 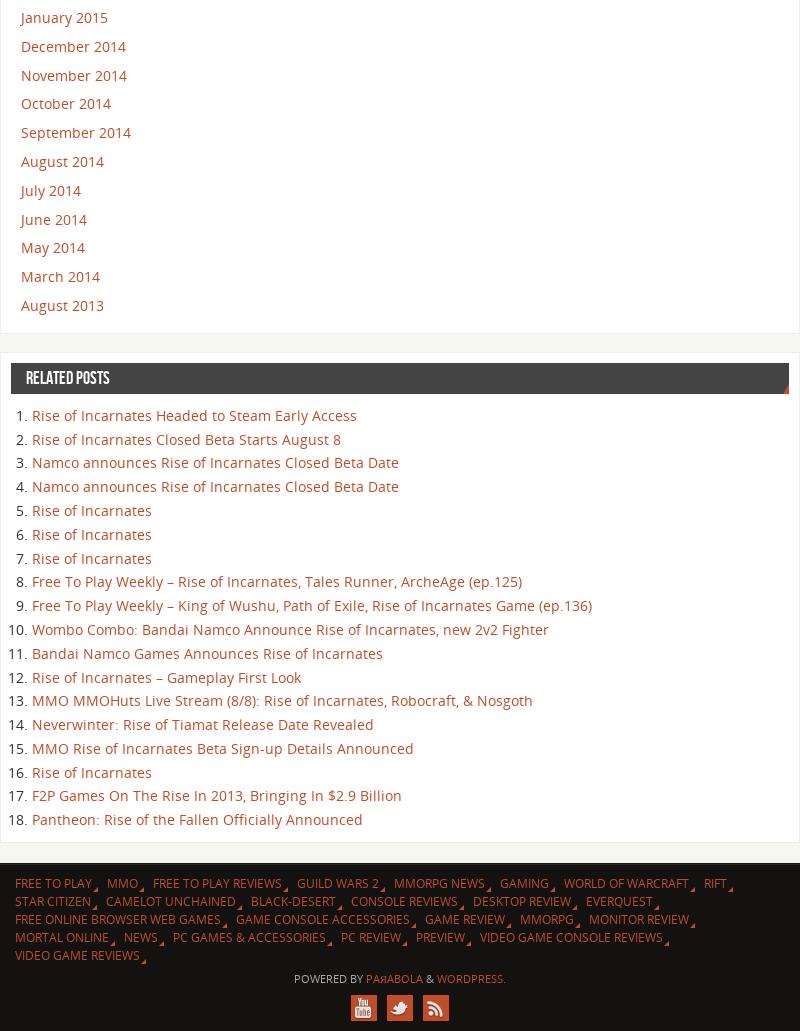 I want to click on 'Powered by', so click(x=293, y=977).